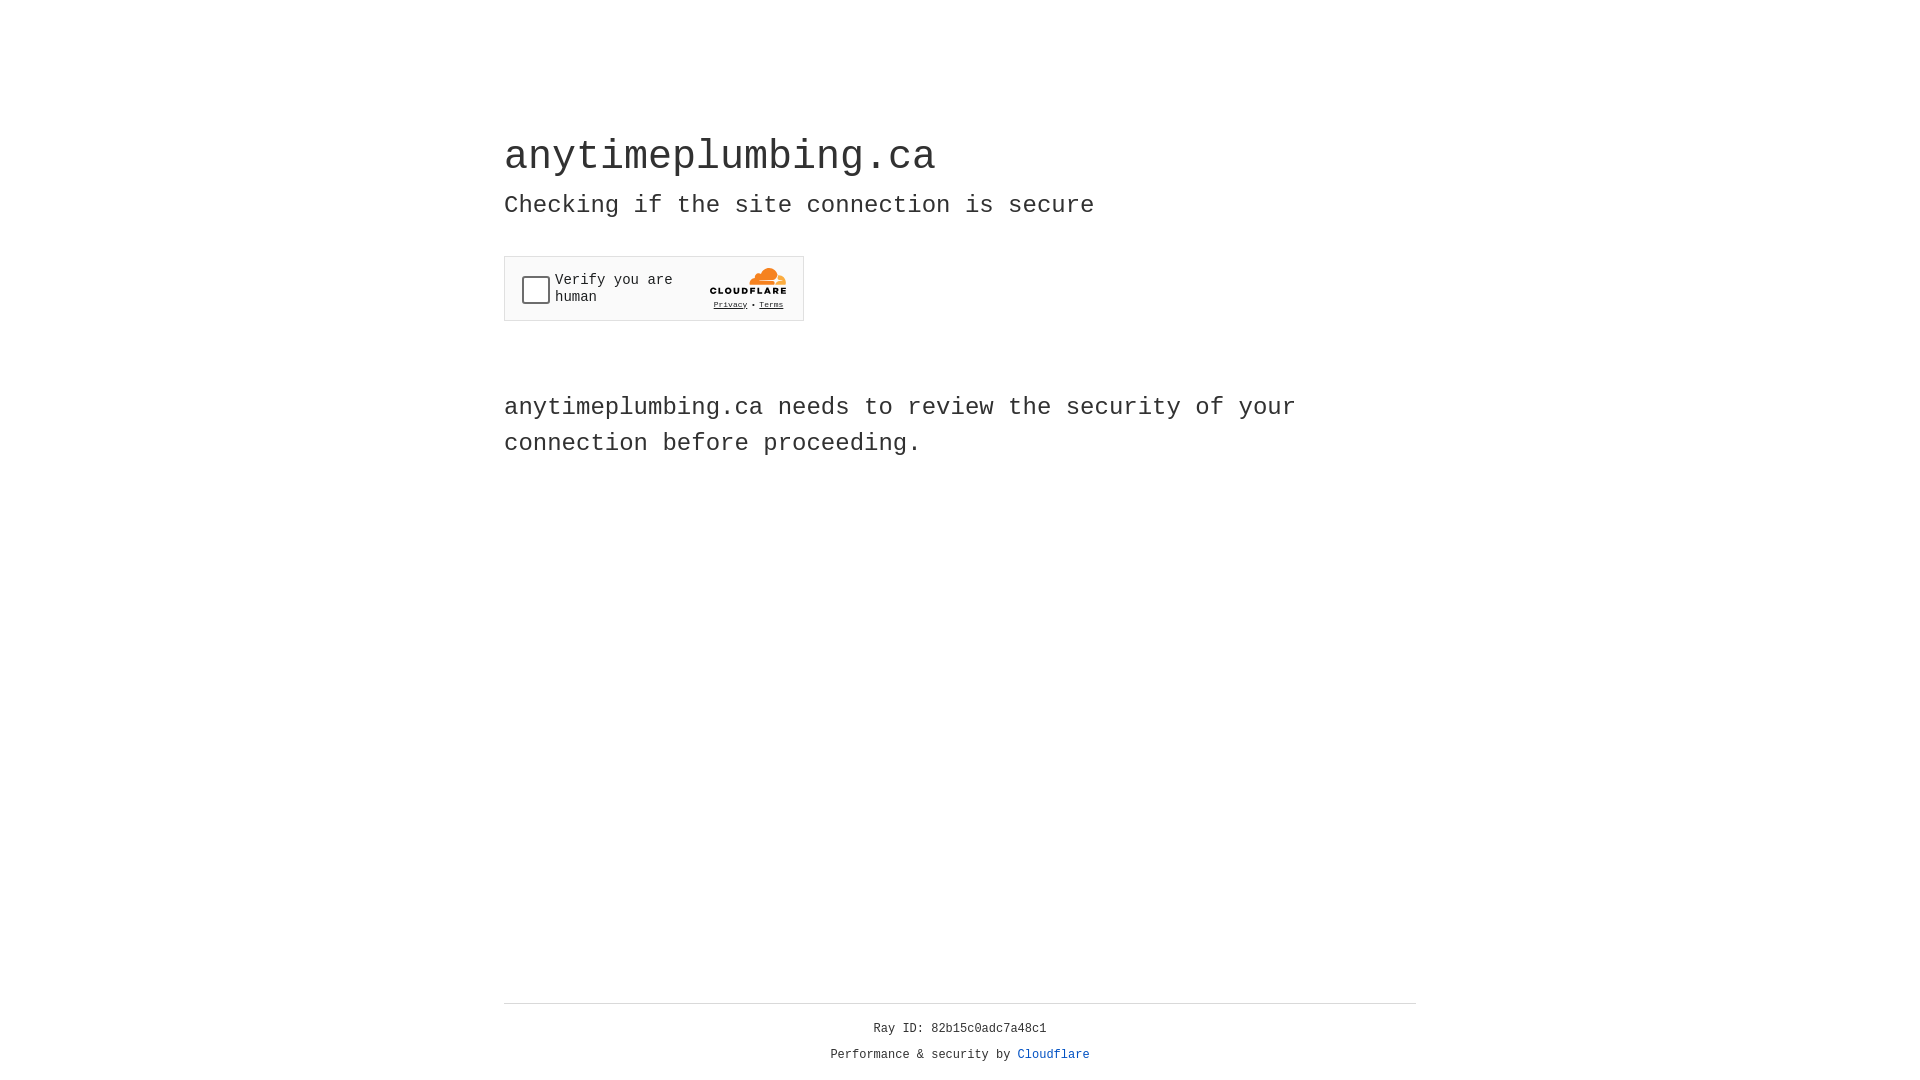 The height and width of the screenshot is (1080, 1920). I want to click on 'Cloudflare', so click(1053, 1054).